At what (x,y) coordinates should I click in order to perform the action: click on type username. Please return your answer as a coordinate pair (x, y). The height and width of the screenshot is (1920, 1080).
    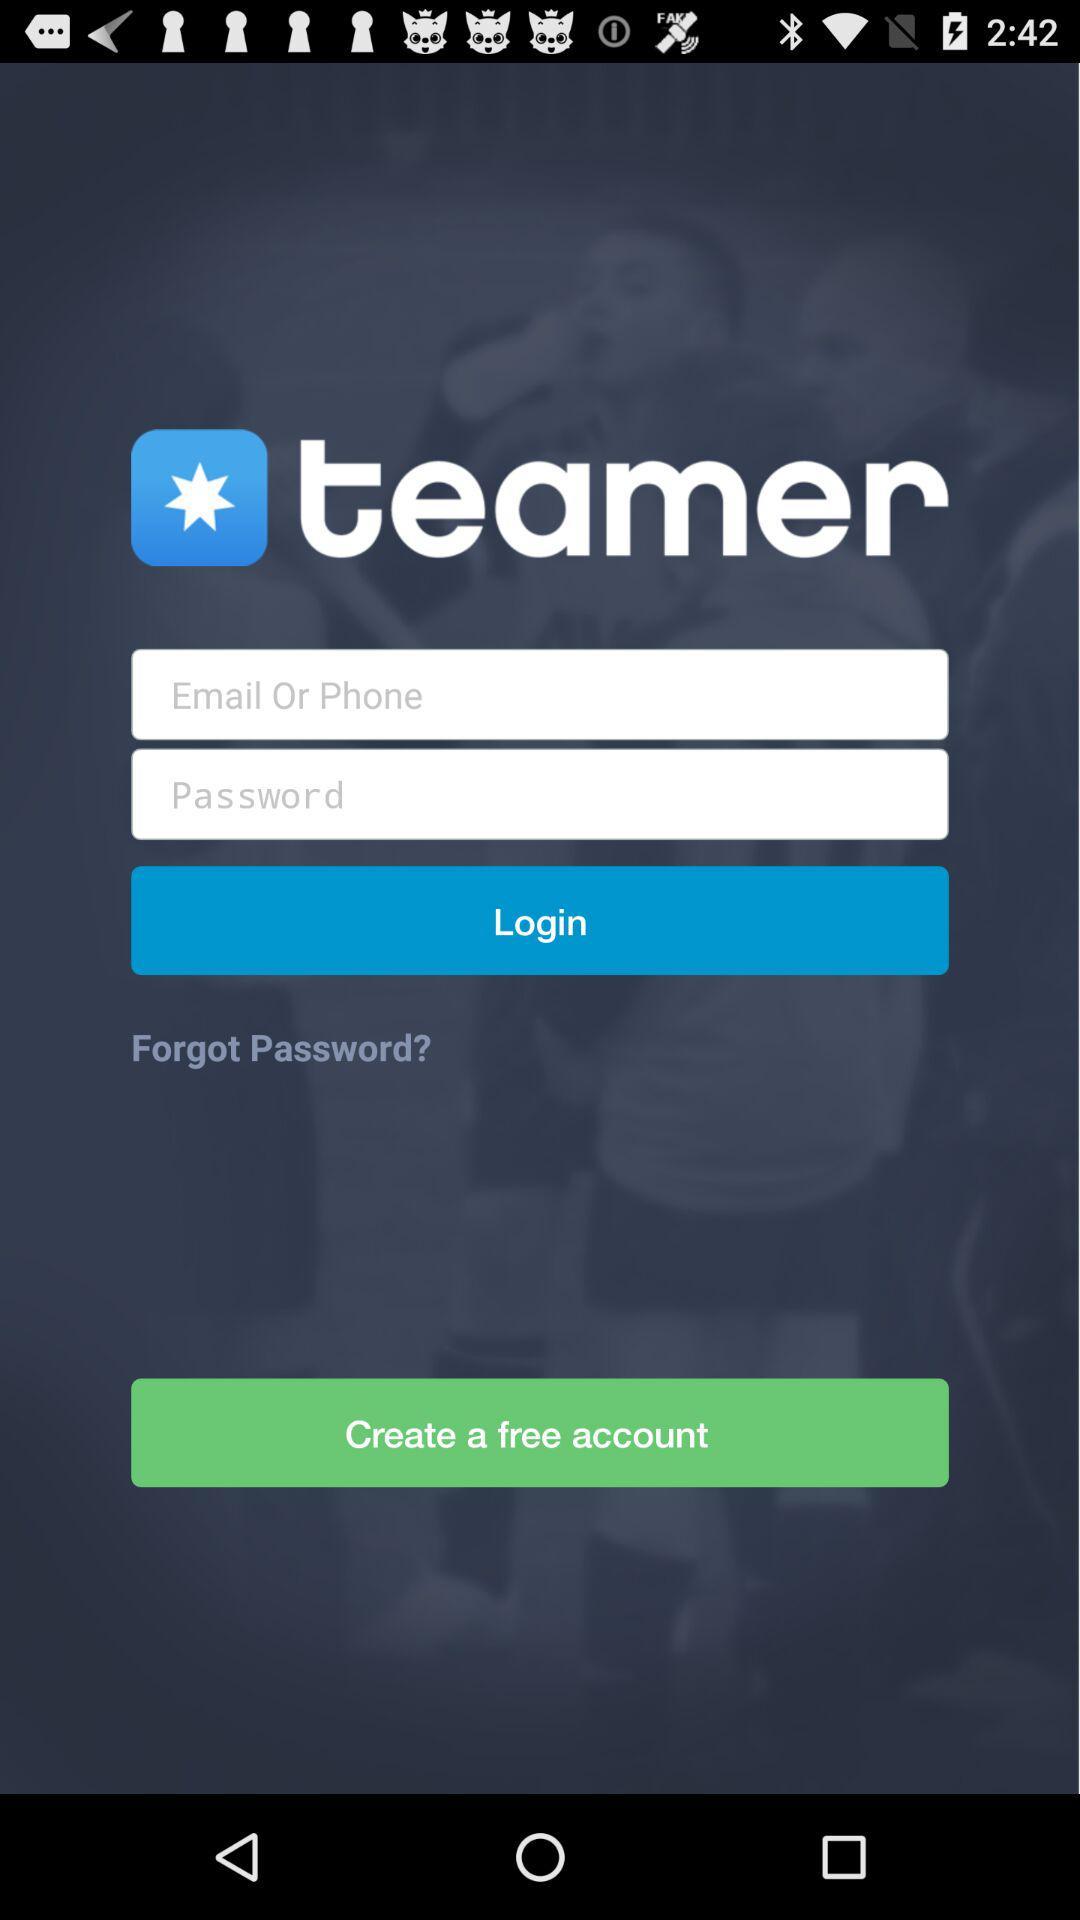
    Looking at the image, I should click on (540, 694).